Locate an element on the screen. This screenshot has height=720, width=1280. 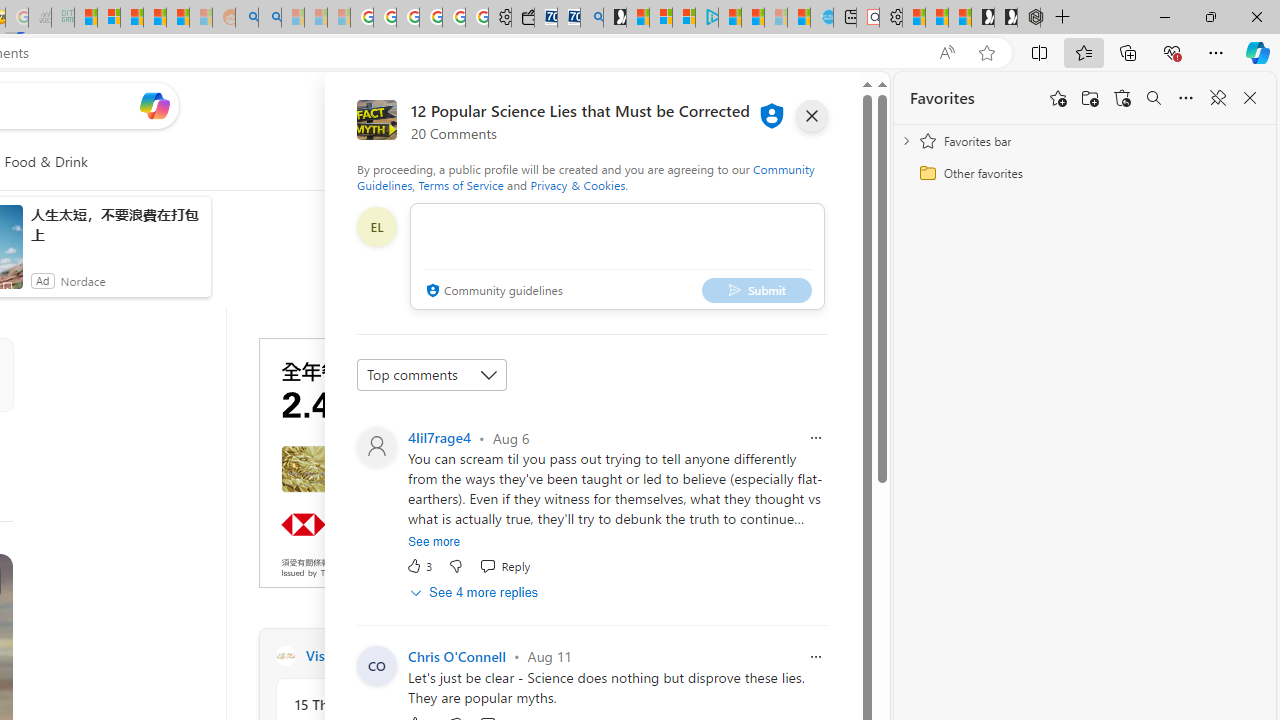
'Submit' is located at coordinates (755, 290).